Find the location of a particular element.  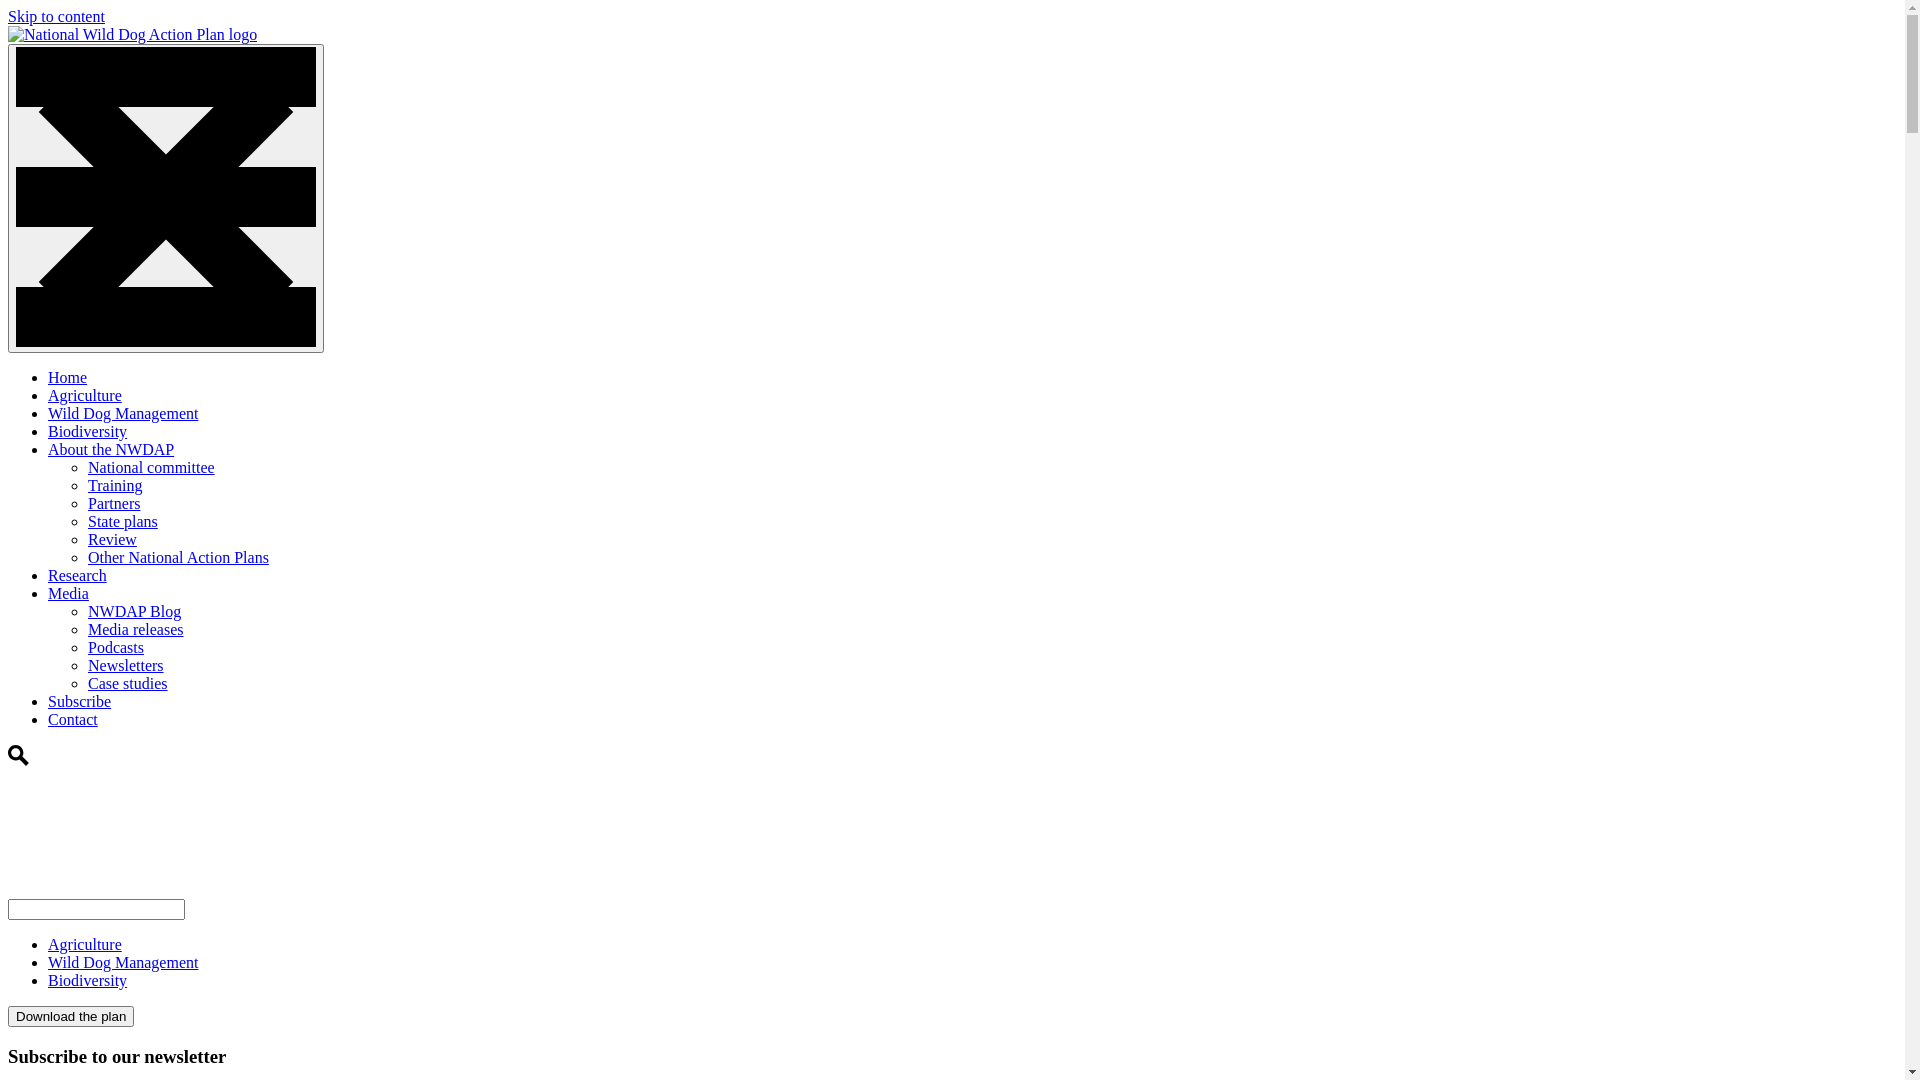

'State plans' is located at coordinates (122, 520).